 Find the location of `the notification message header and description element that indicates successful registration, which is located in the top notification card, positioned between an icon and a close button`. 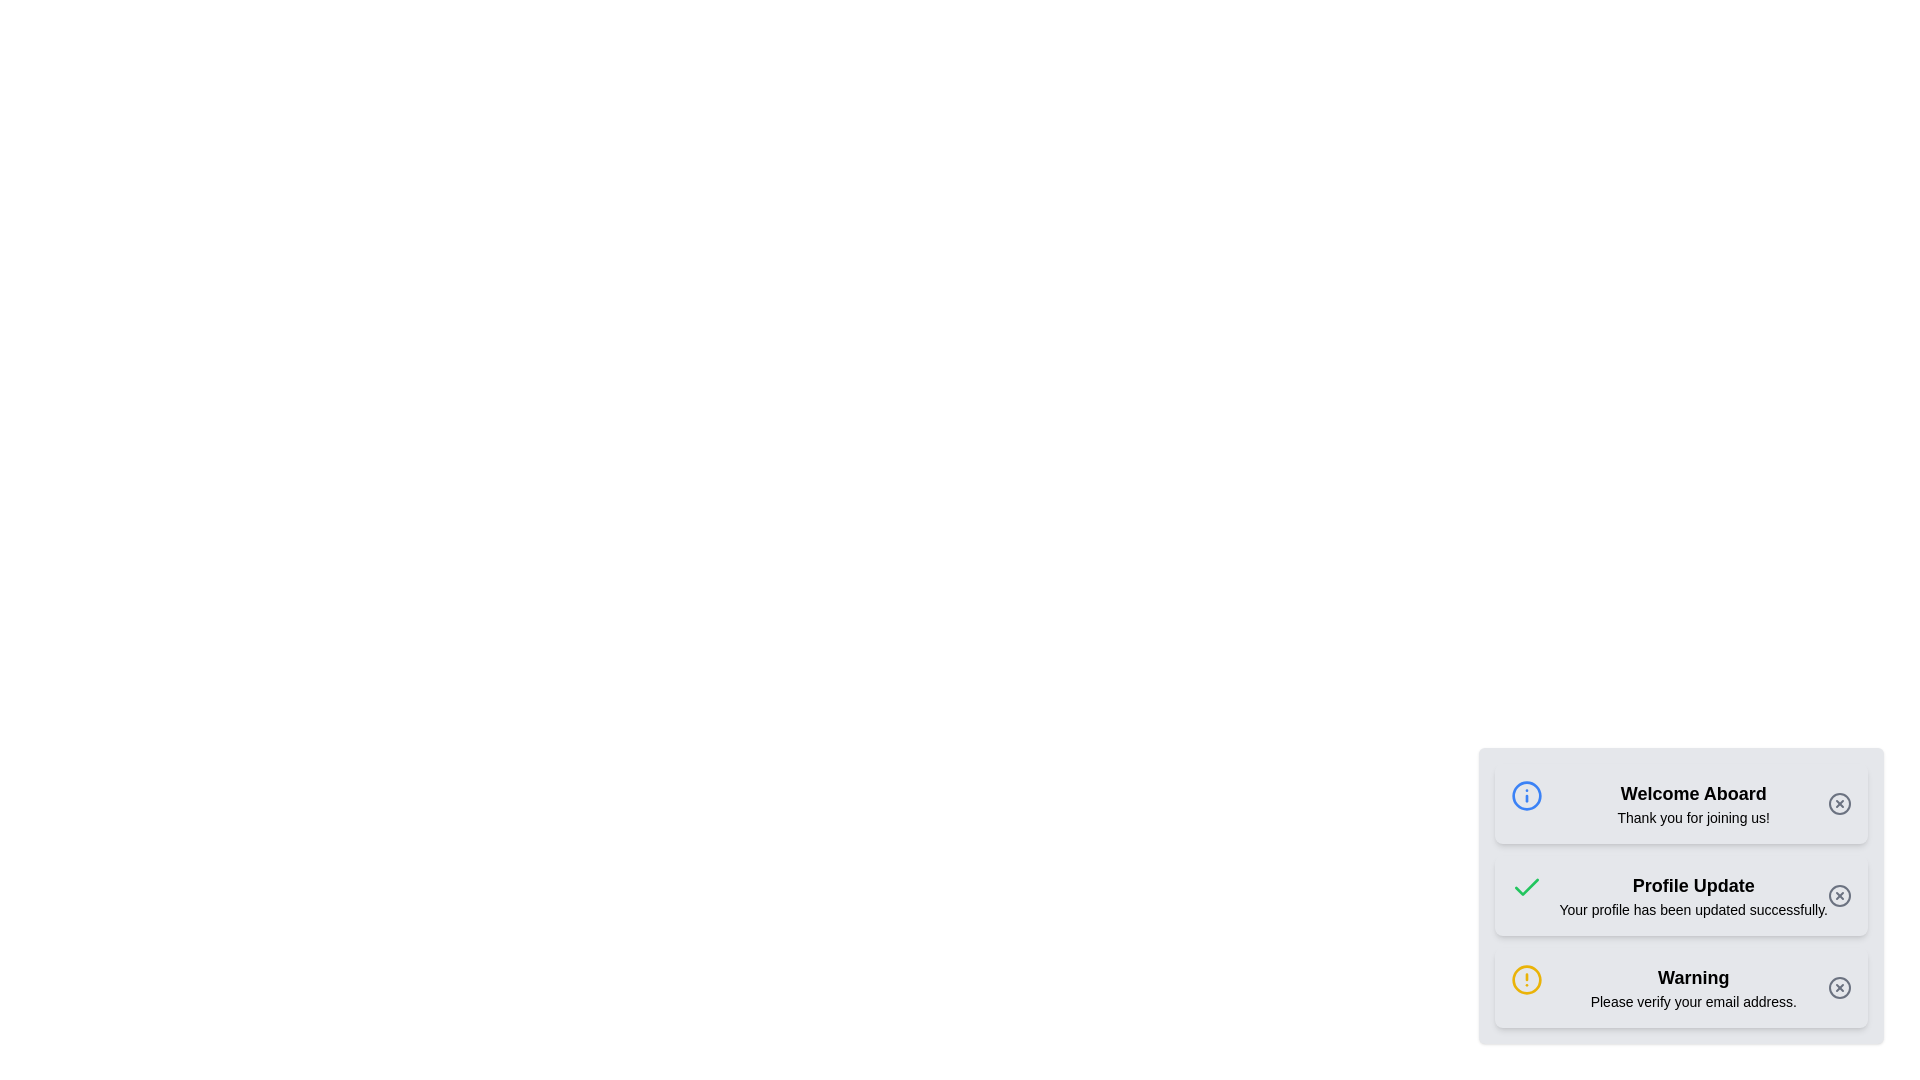

the notification message header and description element that indicates successful registration, which is located in the top notification card, positioned between an icon and a close button is located at coordinates (1692, 802).